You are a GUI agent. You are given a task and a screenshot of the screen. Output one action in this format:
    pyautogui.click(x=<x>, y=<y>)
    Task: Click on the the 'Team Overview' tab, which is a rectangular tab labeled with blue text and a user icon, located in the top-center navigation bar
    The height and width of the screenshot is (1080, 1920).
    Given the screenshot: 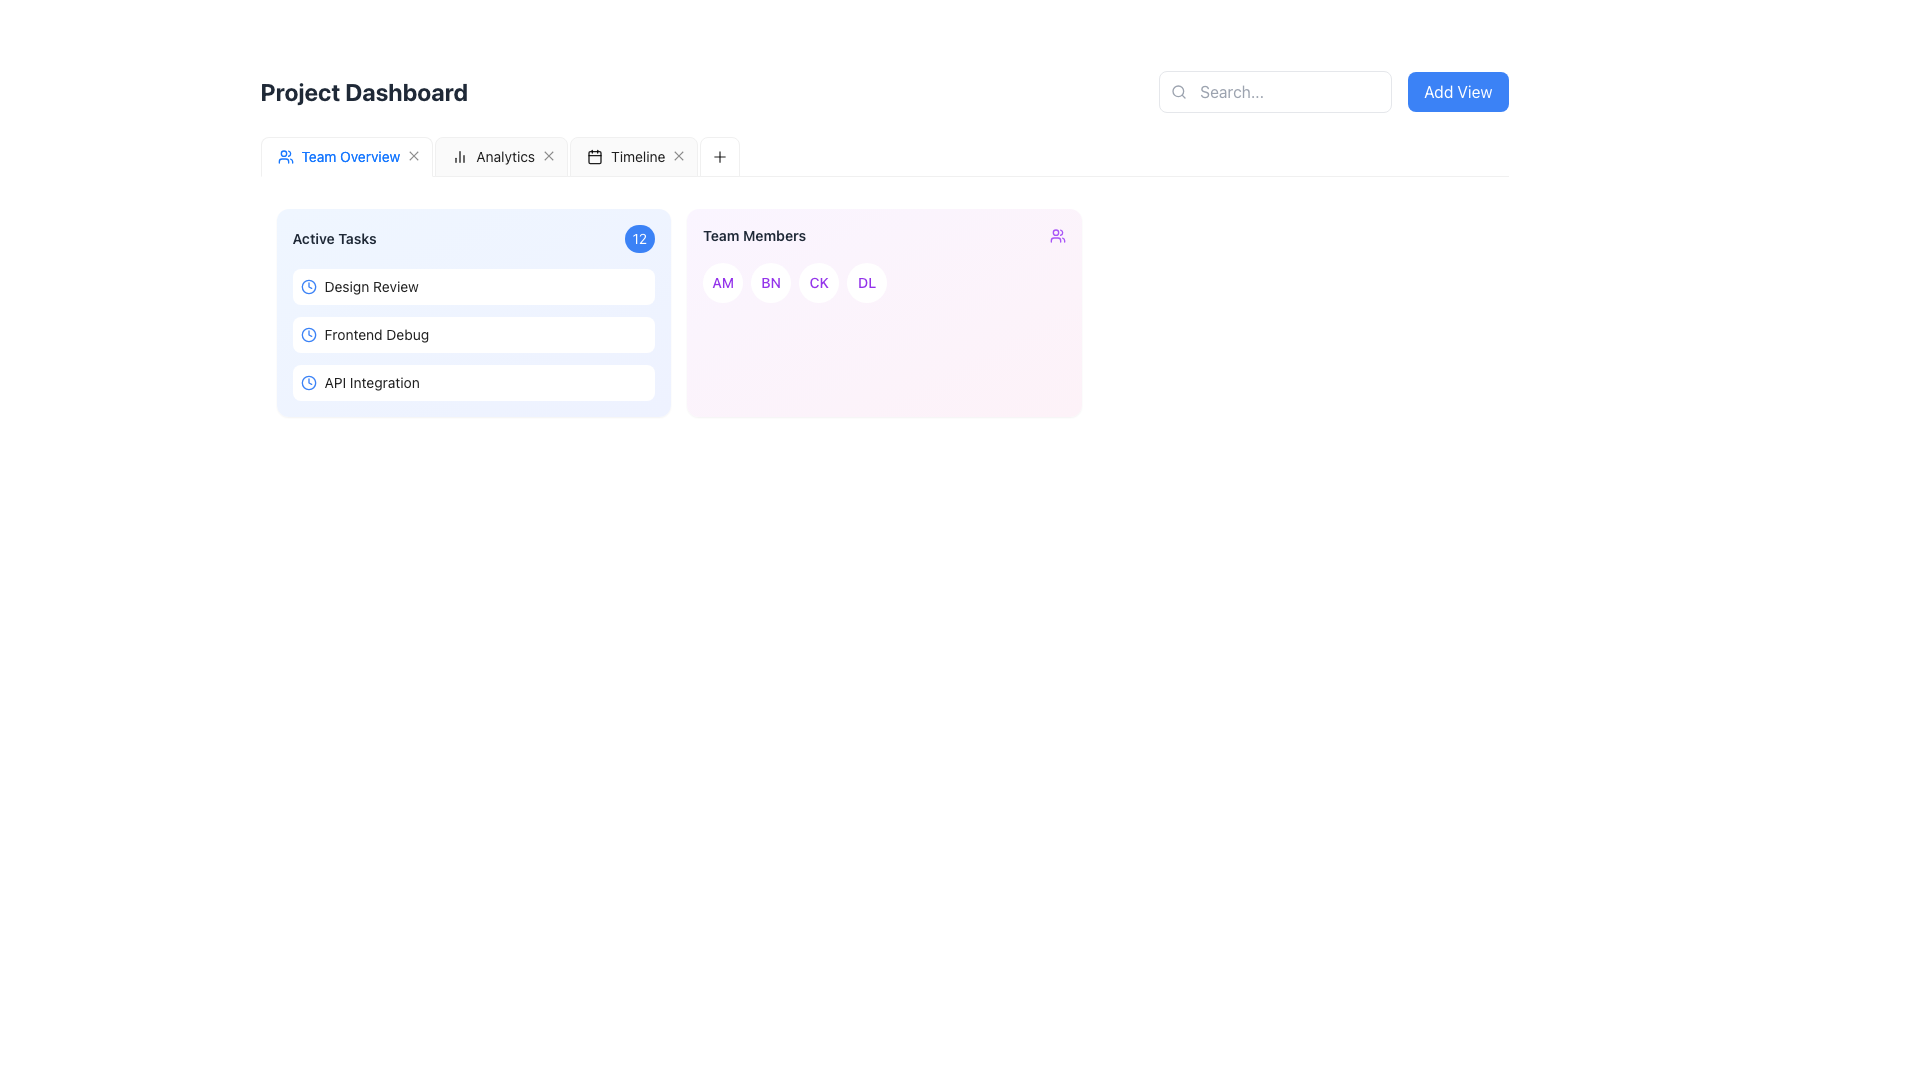 What is the action you would take?
    pyautogui.click(x=338, y=156)
    